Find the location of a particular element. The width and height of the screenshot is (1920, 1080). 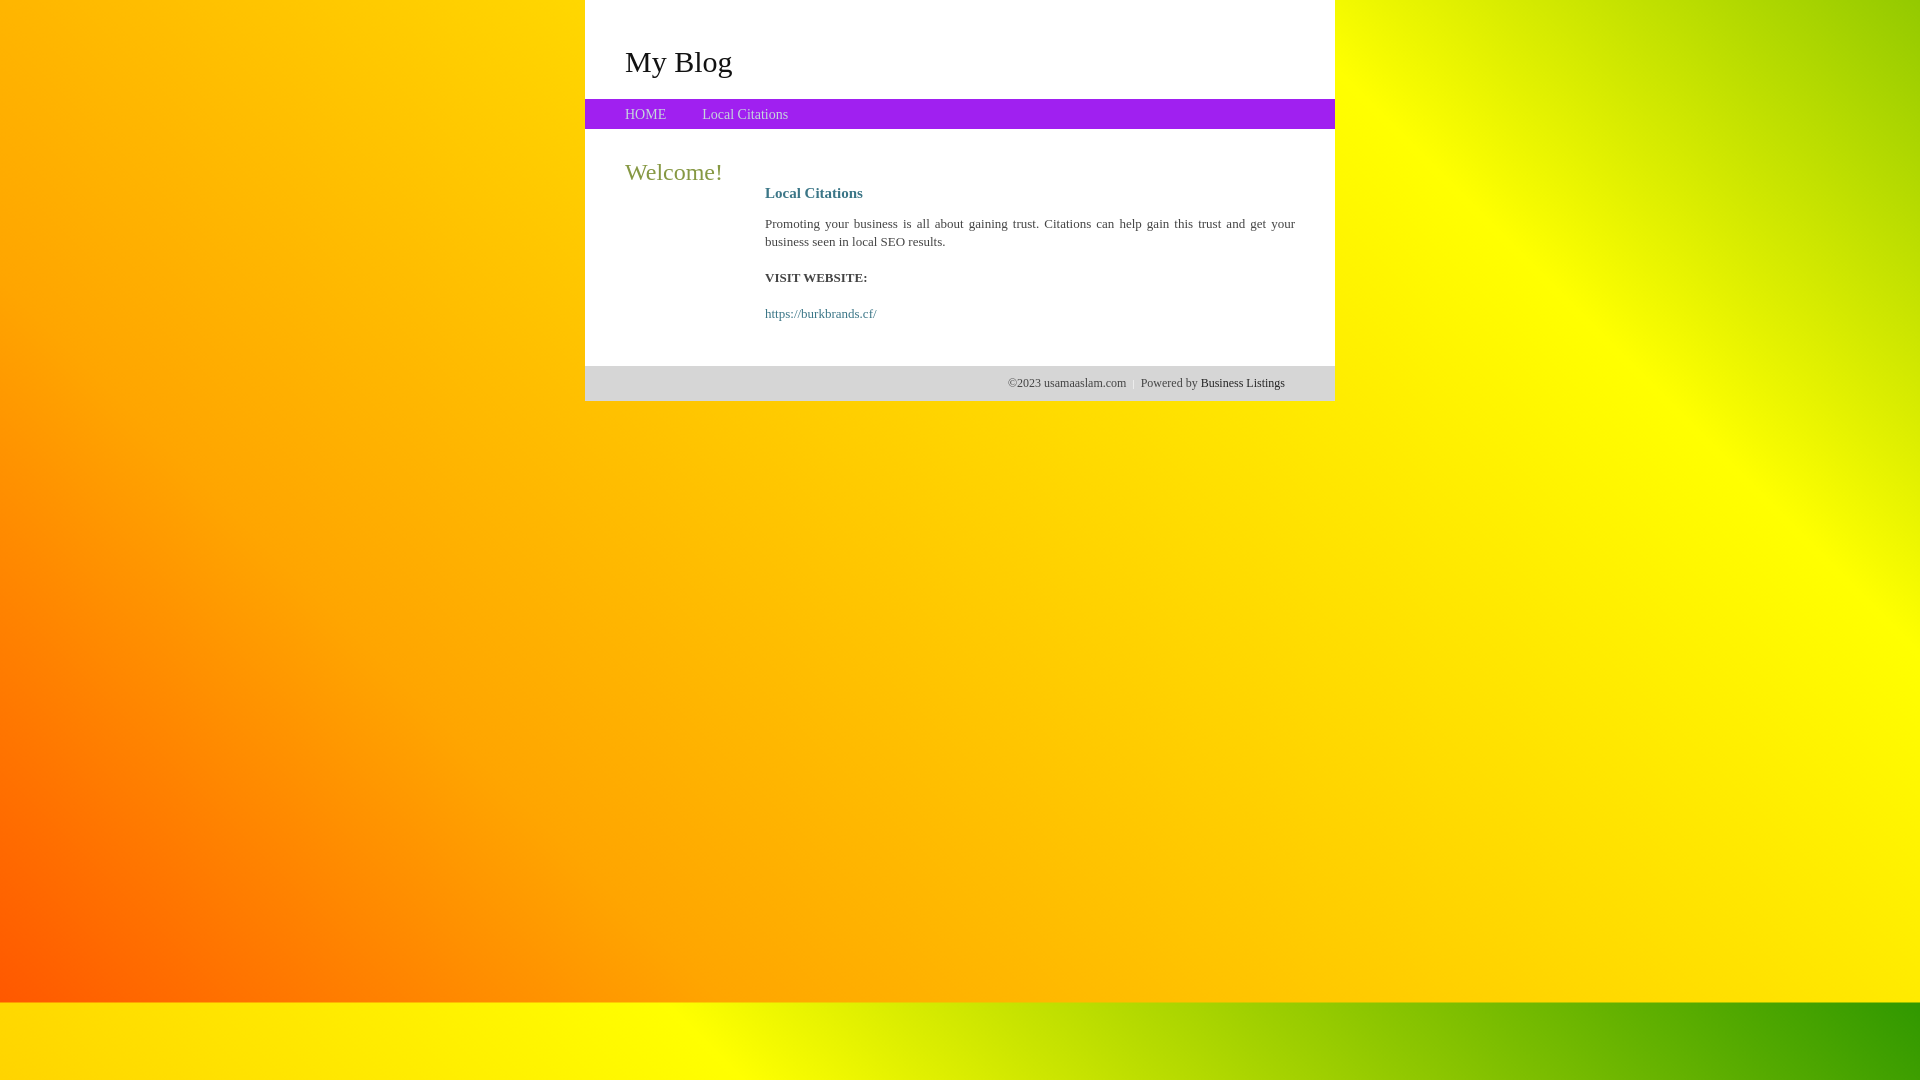

'HOME' is located at coordinates (645, 114).